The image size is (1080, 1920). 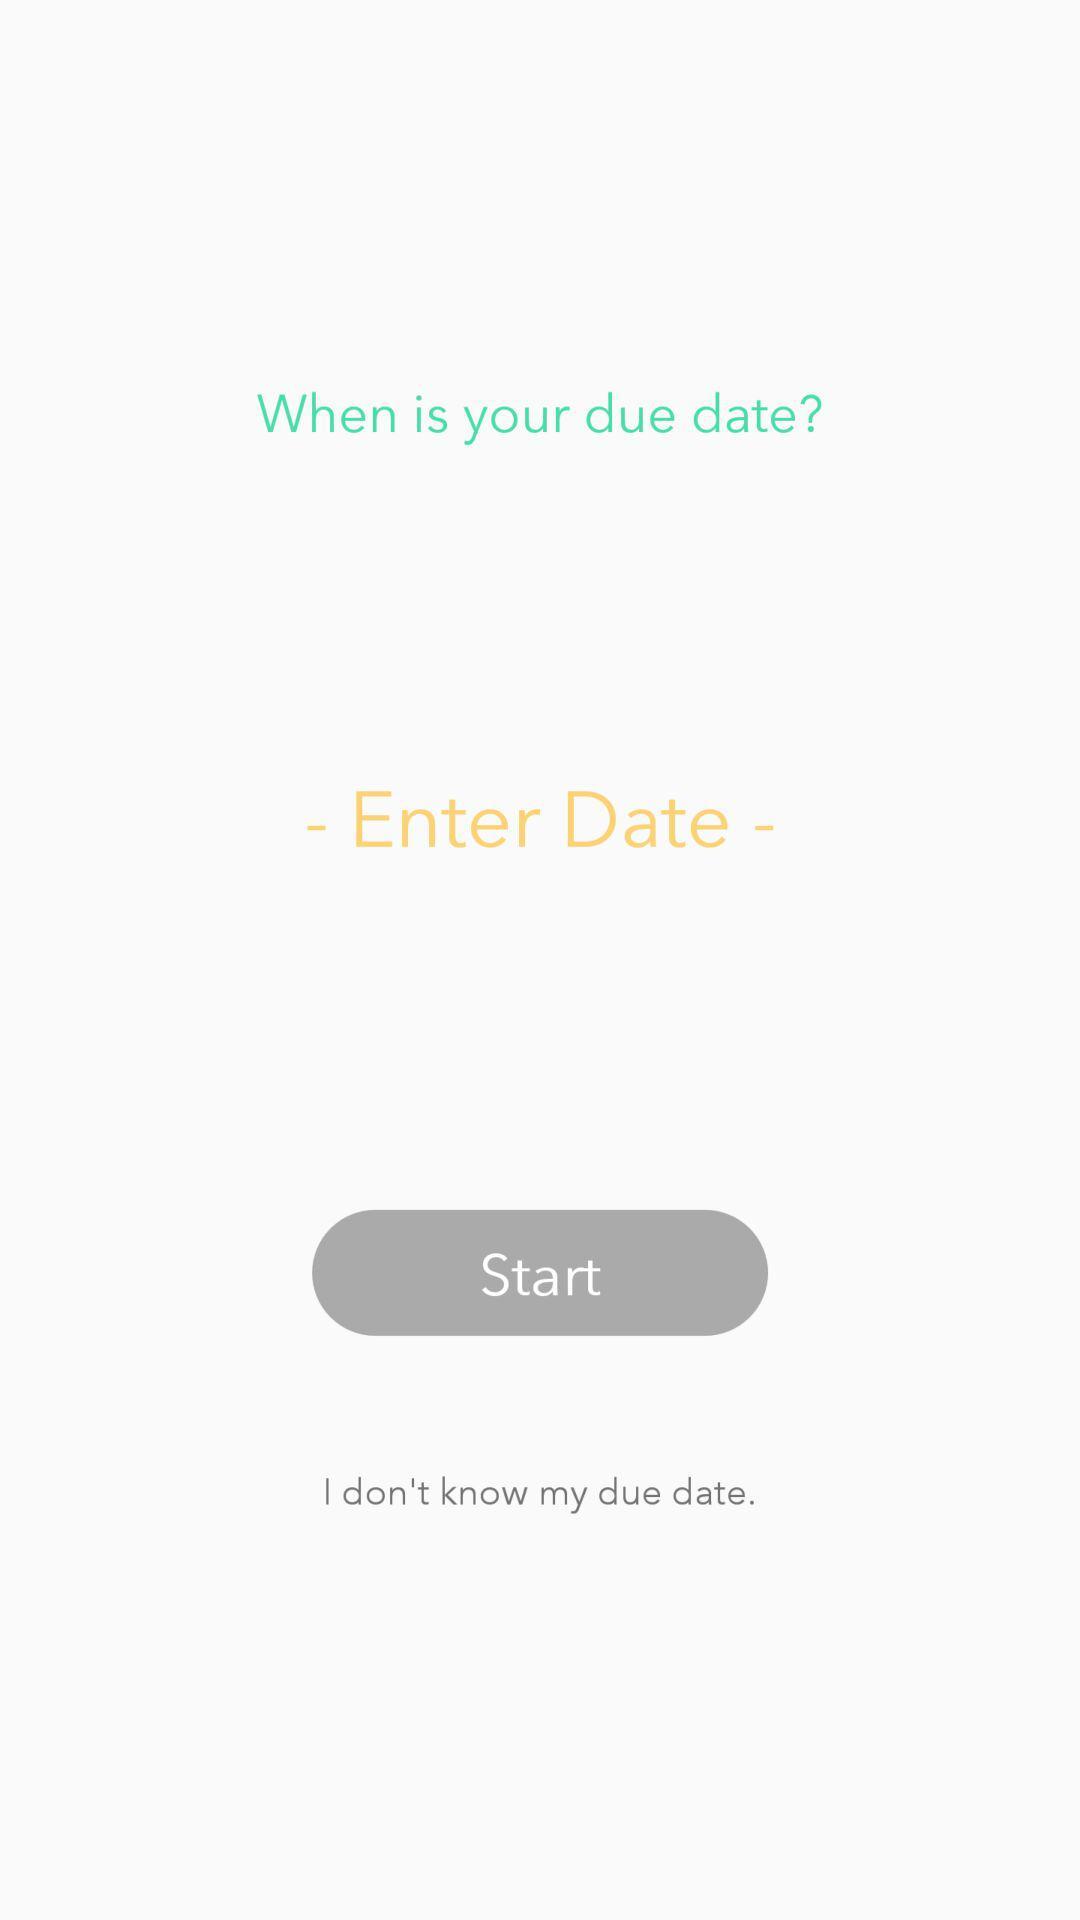 What do you see at coordinates (540, 1271) in the screenshot?
I see `the icon above the i don t` at bounding box center [540, 1271].